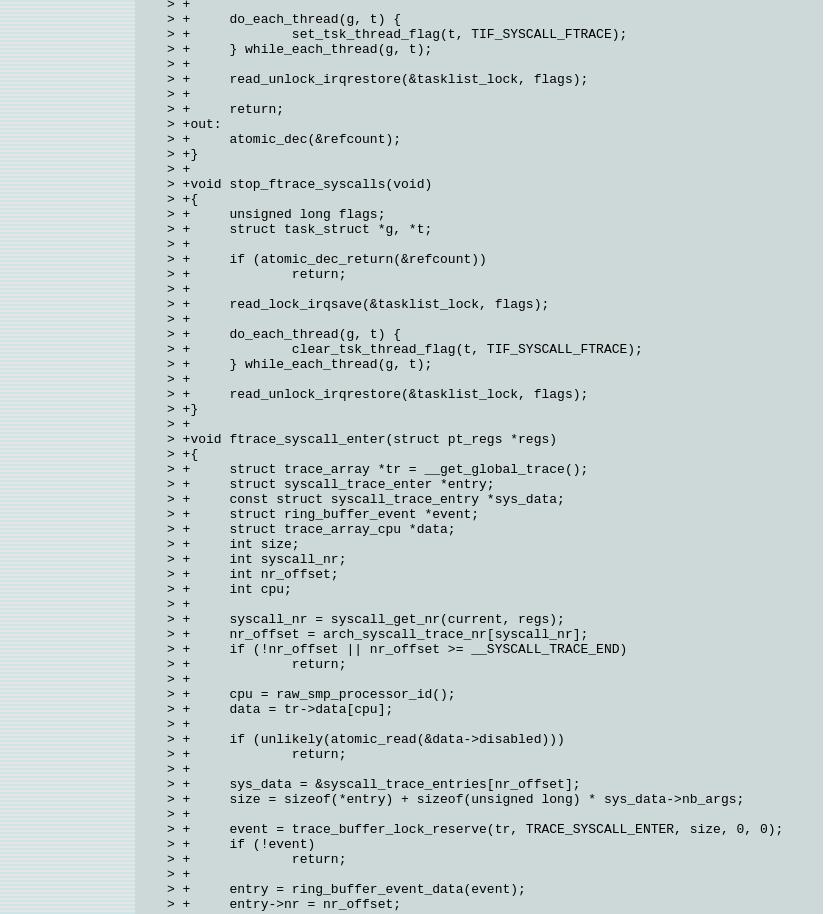 The width and height of the screenshot is (825, 914). Describe the element at coordinates (365, 618) in the screenshot. I see `'> +	syscall_nr = syscall_get_nr(current, regs);'` at that location.